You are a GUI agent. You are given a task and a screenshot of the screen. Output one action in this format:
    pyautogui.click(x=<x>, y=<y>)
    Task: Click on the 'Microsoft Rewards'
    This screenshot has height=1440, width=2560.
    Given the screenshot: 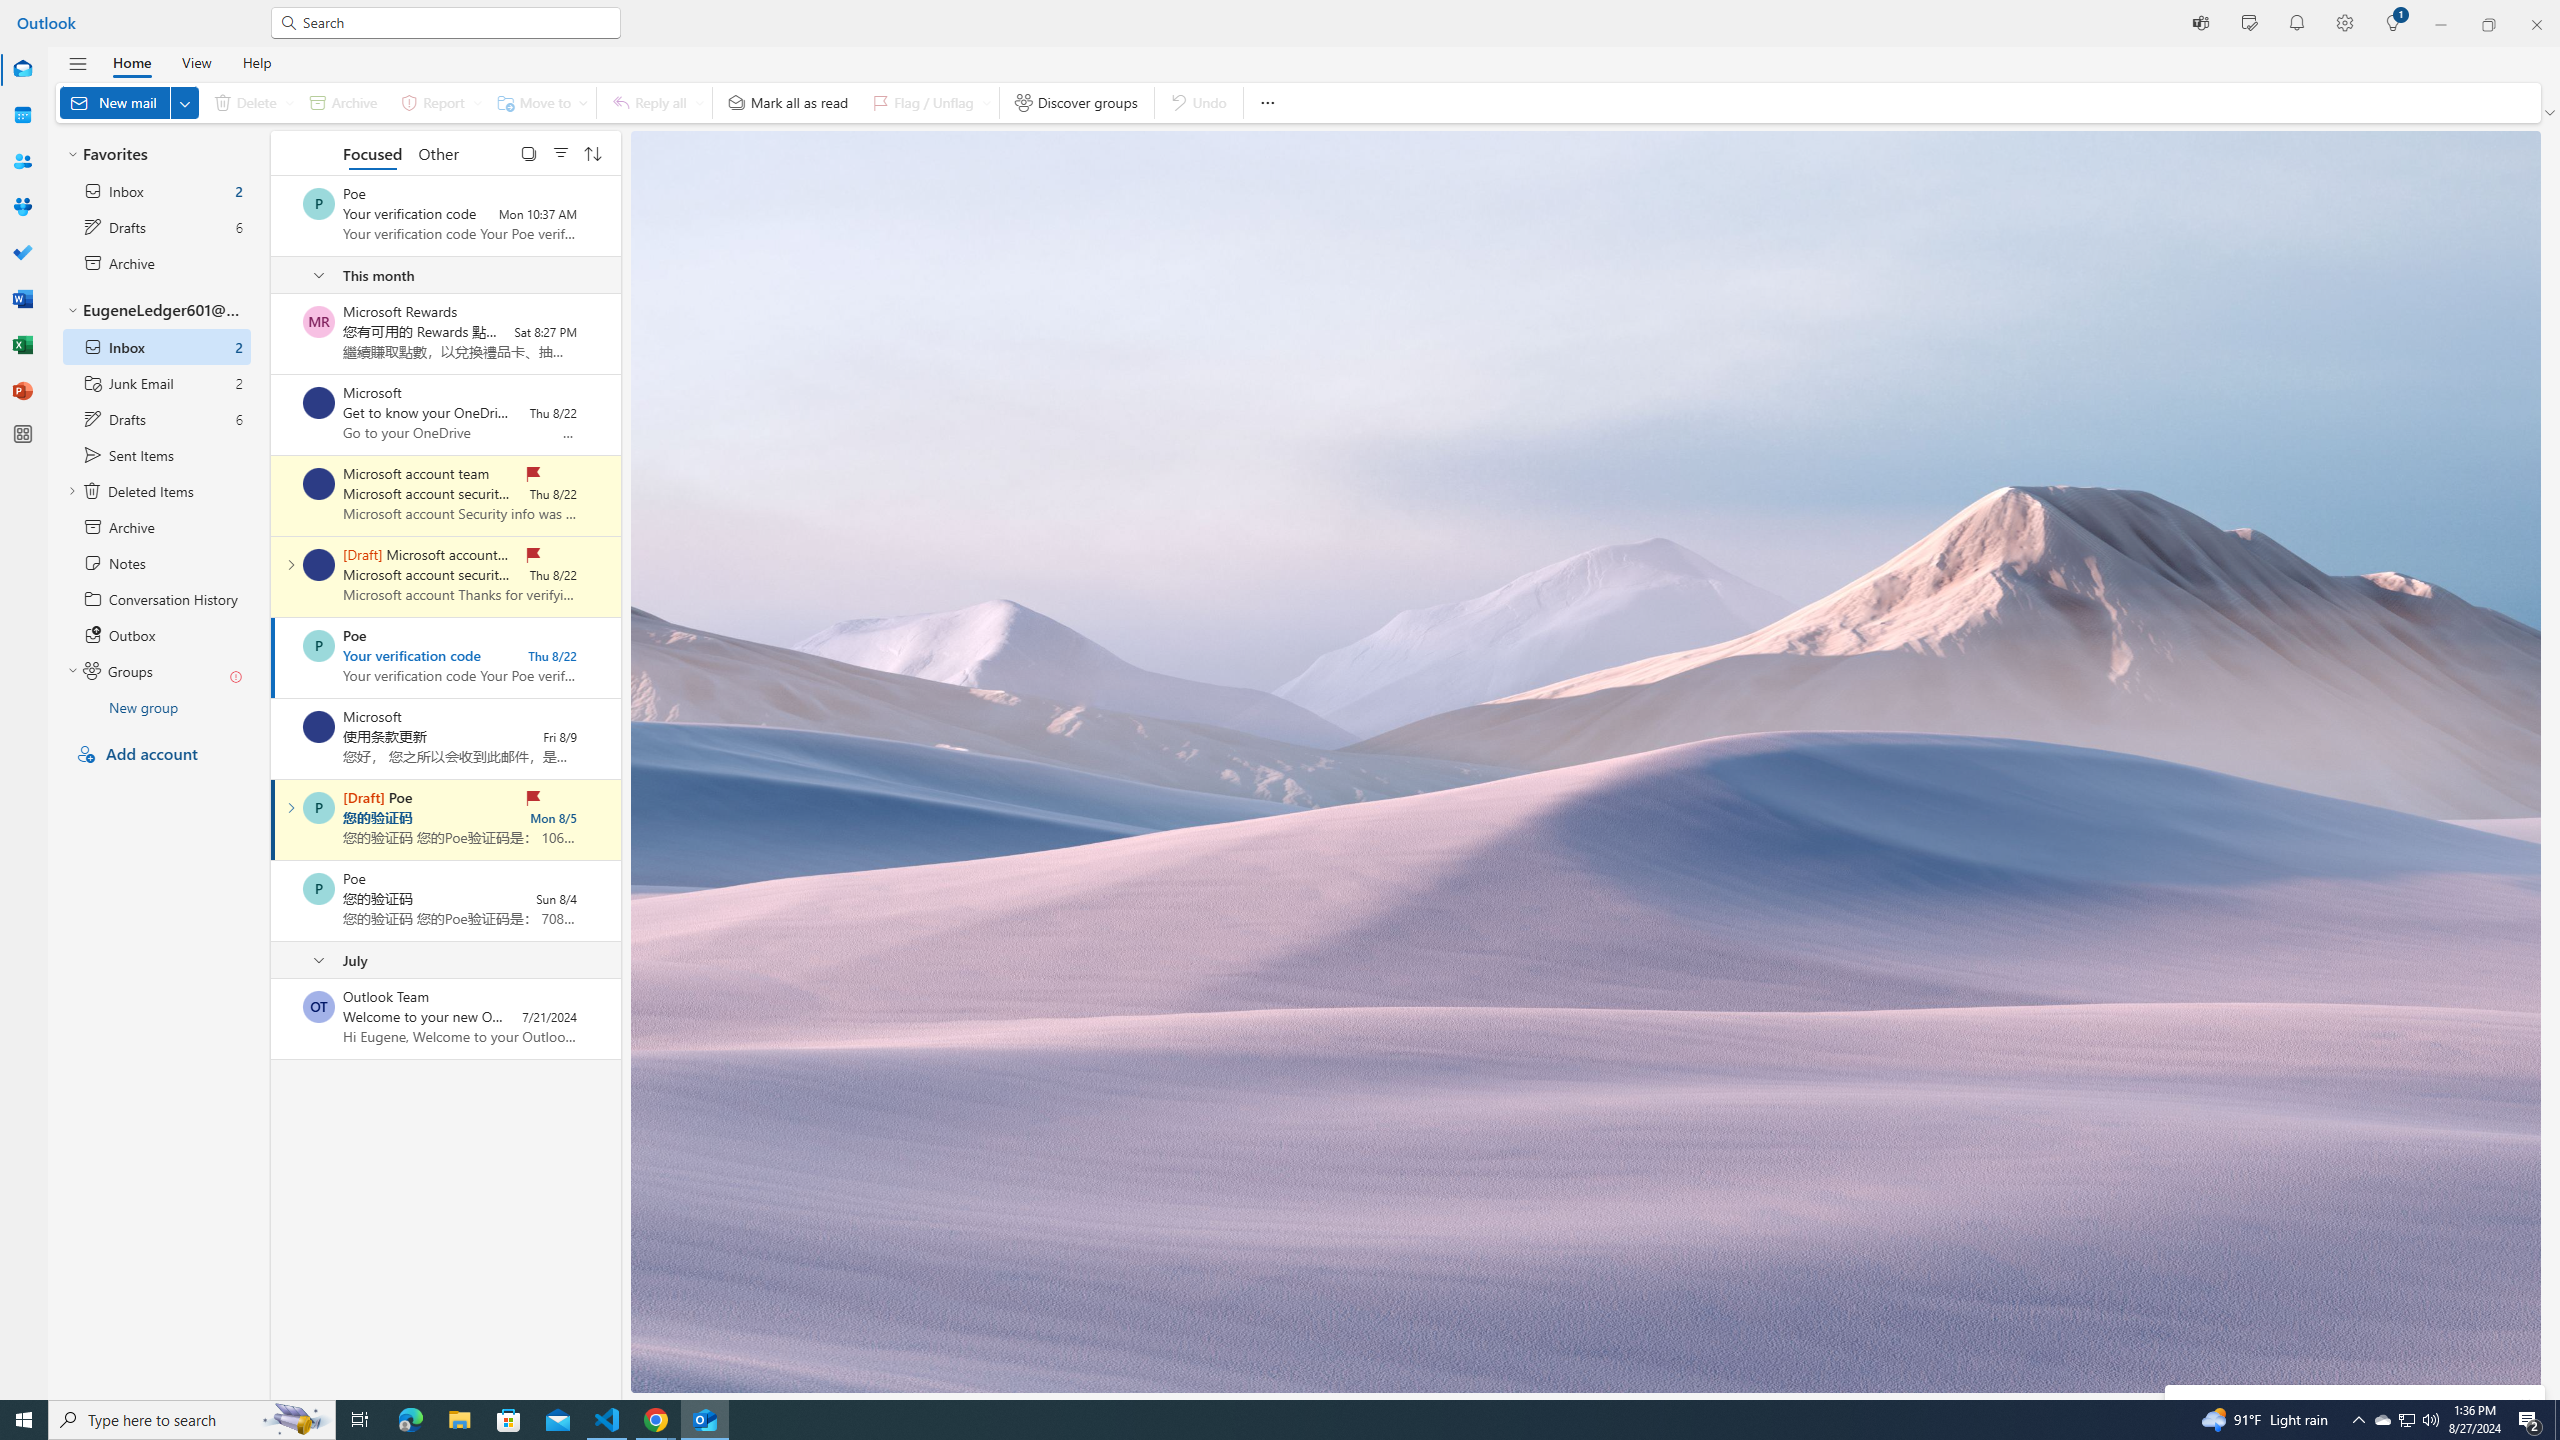 What is the action you would take?
    pyautogui.click(x=317, y=321)
    